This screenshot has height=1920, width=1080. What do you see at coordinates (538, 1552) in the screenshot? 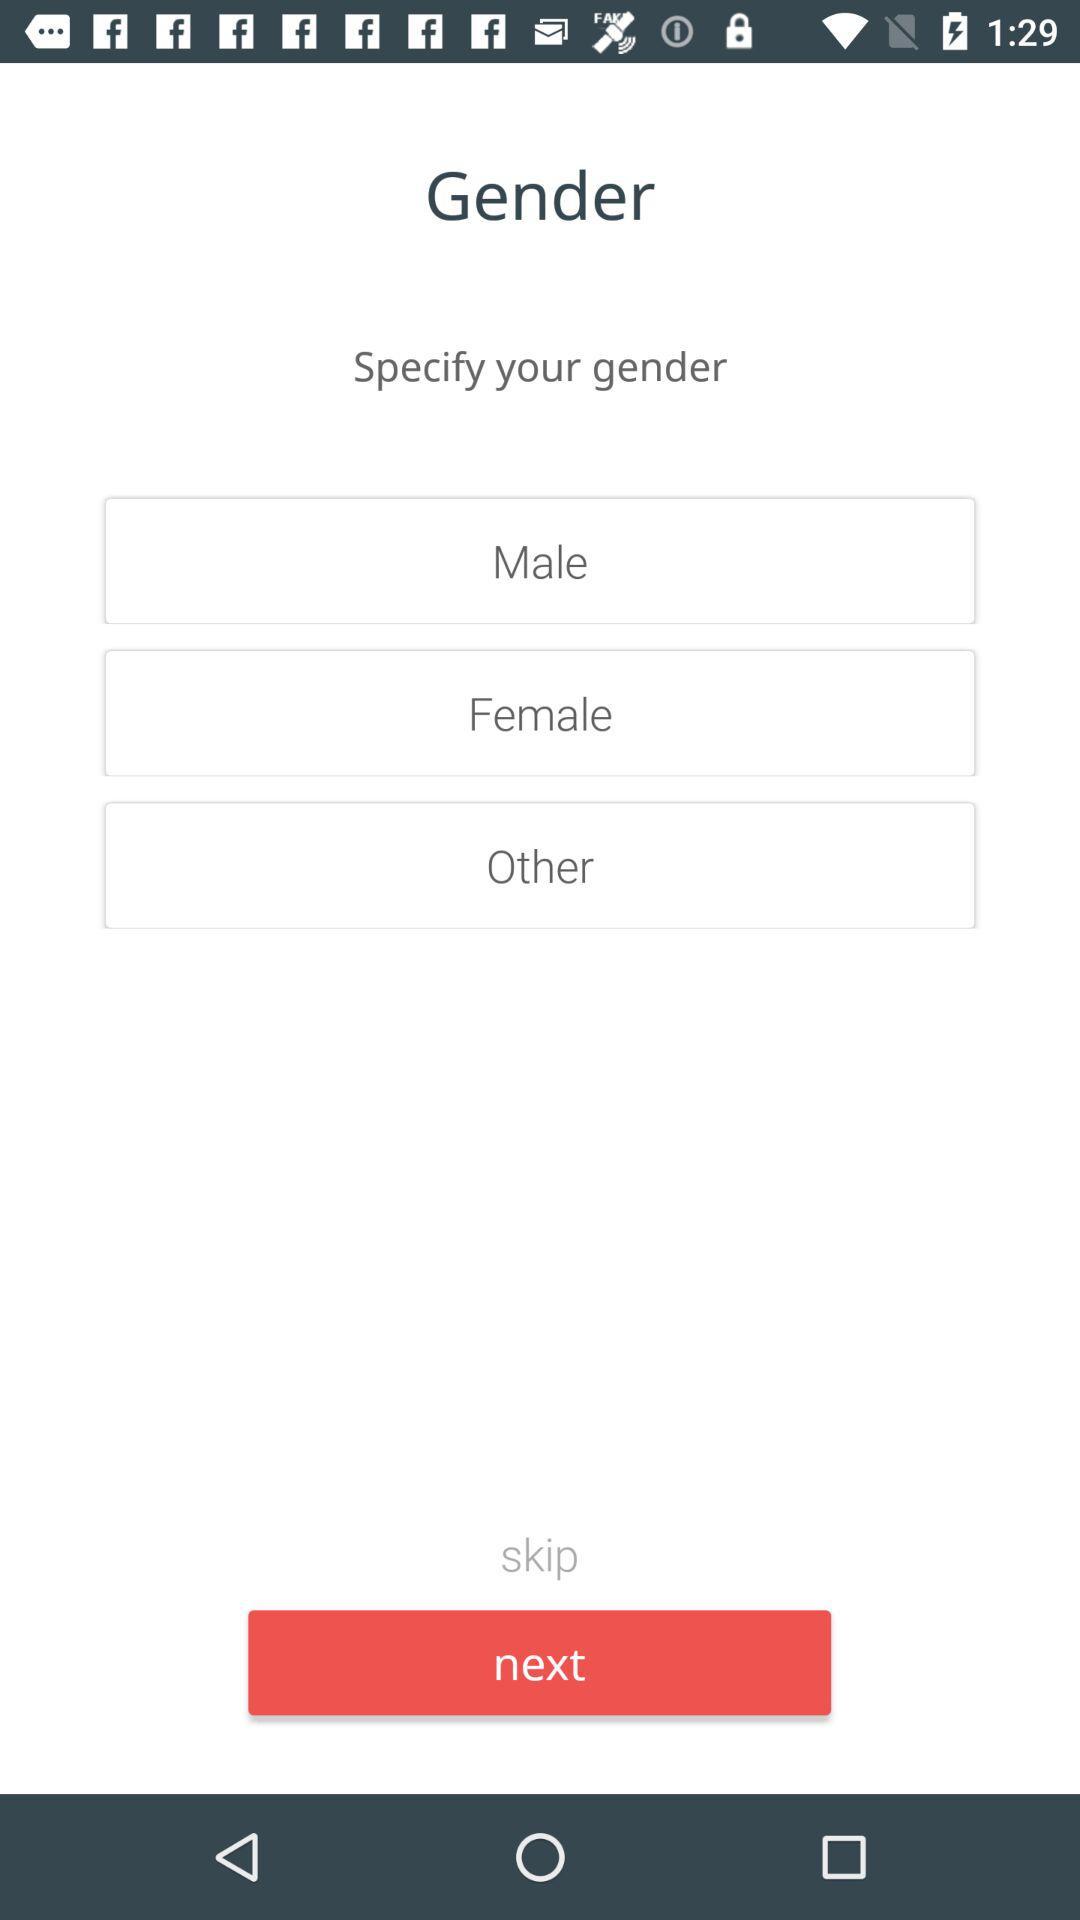
I see `the icon below other item` at bounding box center [538, 1552].